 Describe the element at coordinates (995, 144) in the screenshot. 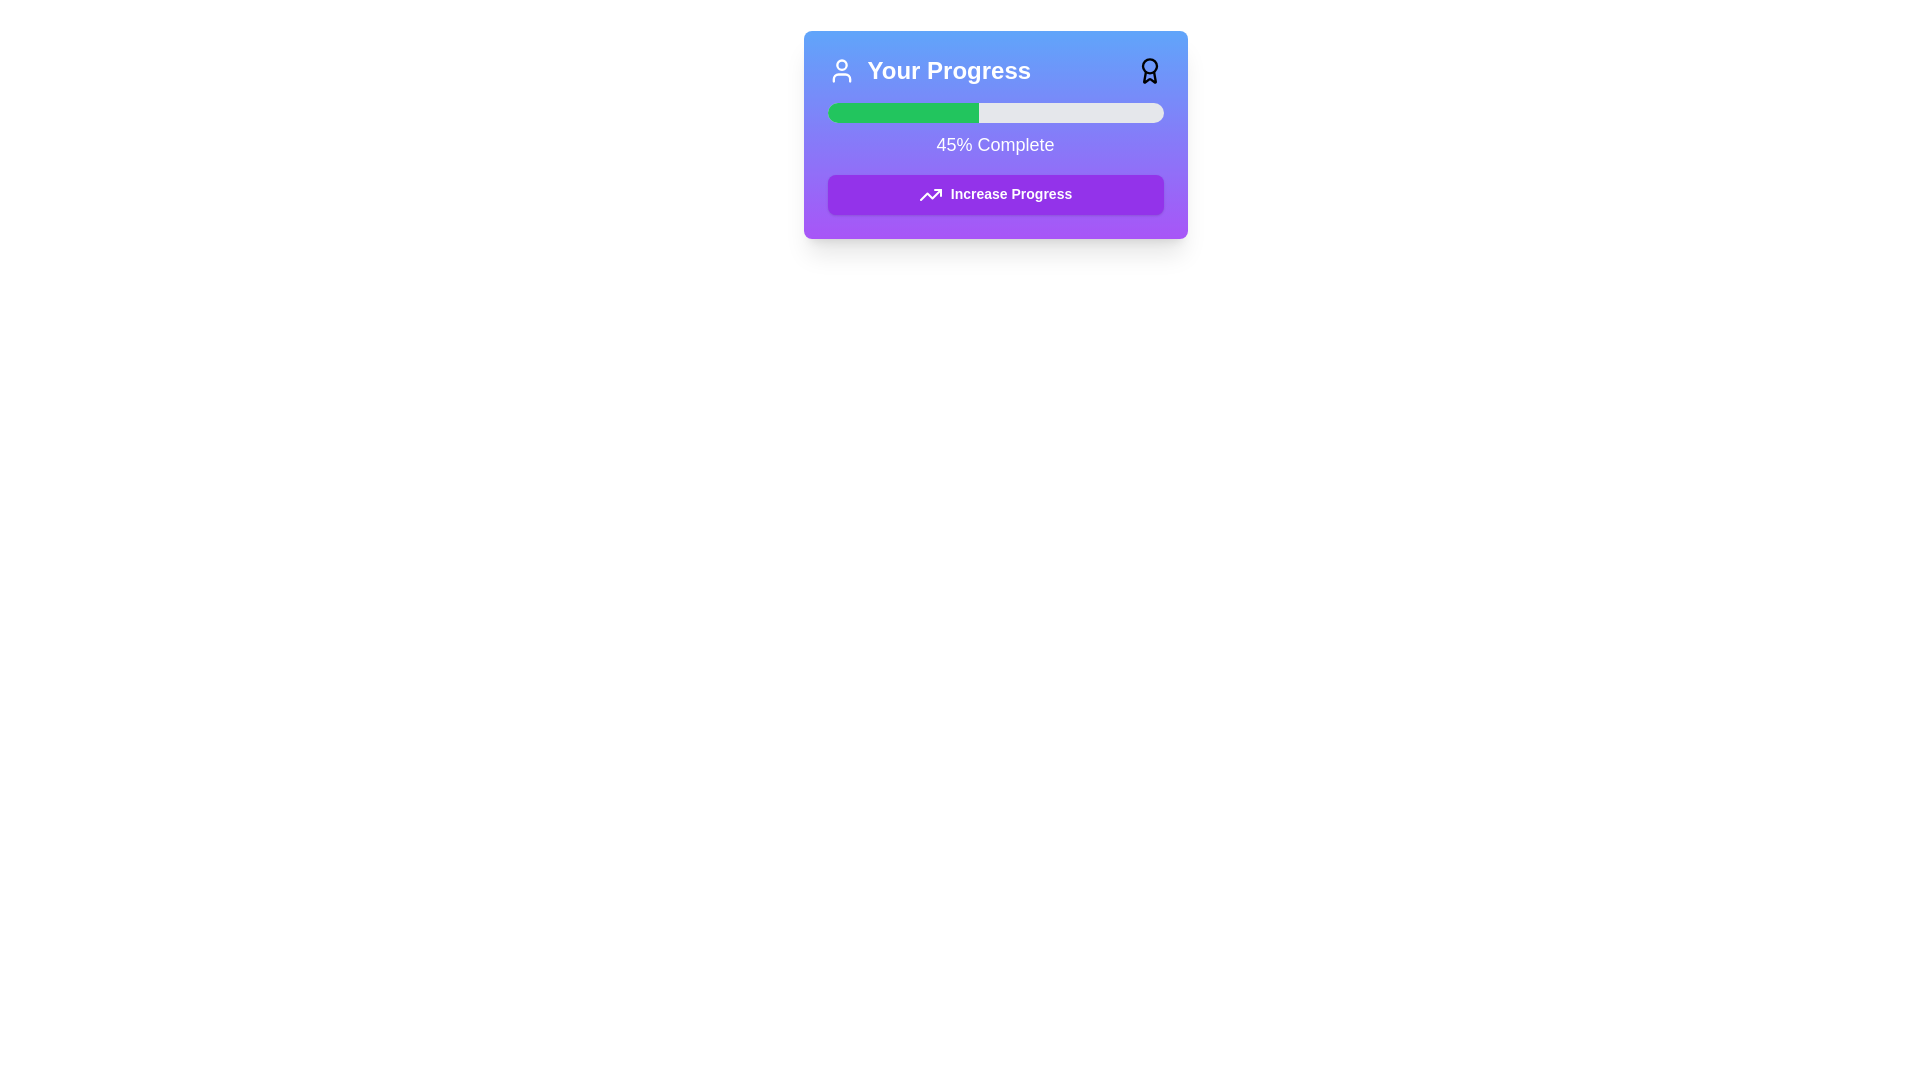

I see `displayed progress information from the Text Label, which indicates the percentage of completion and is located above the 'Increase Progress' button` at that location.